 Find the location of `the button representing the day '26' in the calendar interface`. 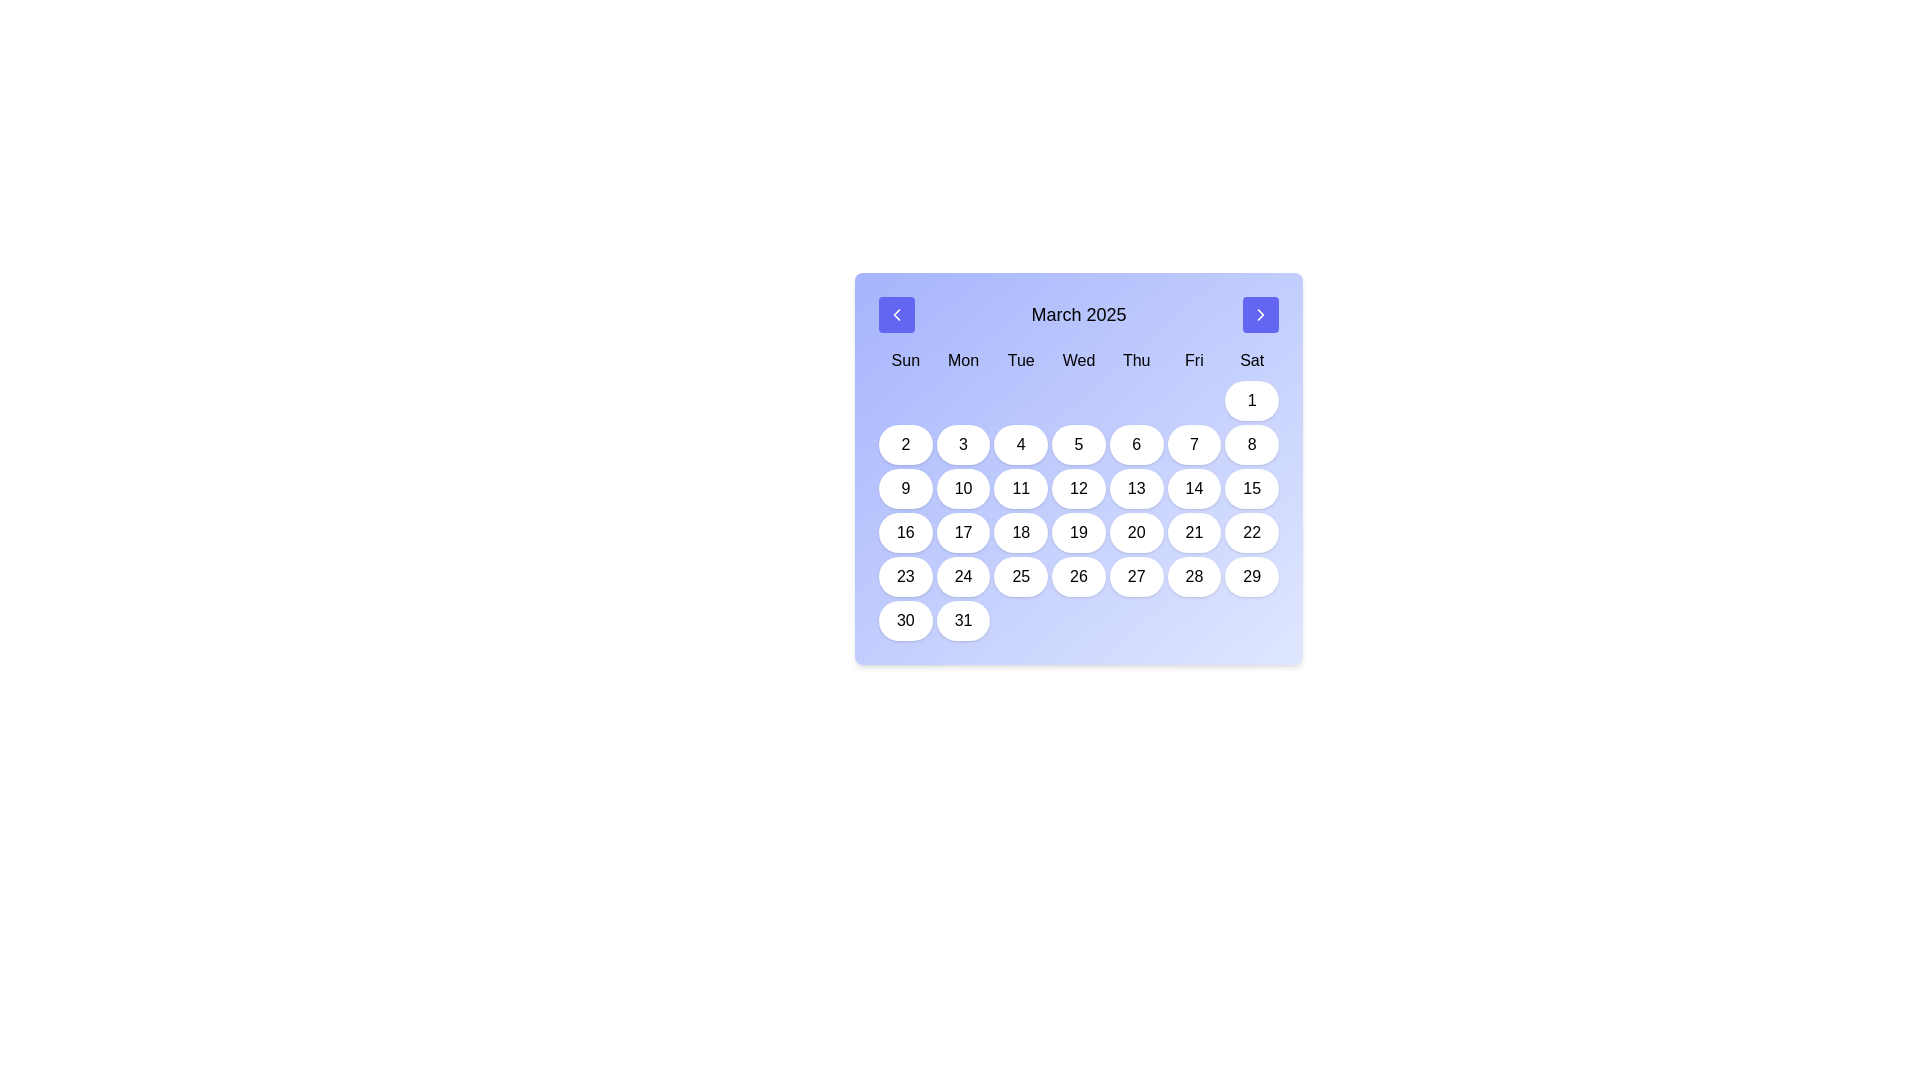

the button representing the day '26' in the calendar interface is located at coordinates (1078, 577).